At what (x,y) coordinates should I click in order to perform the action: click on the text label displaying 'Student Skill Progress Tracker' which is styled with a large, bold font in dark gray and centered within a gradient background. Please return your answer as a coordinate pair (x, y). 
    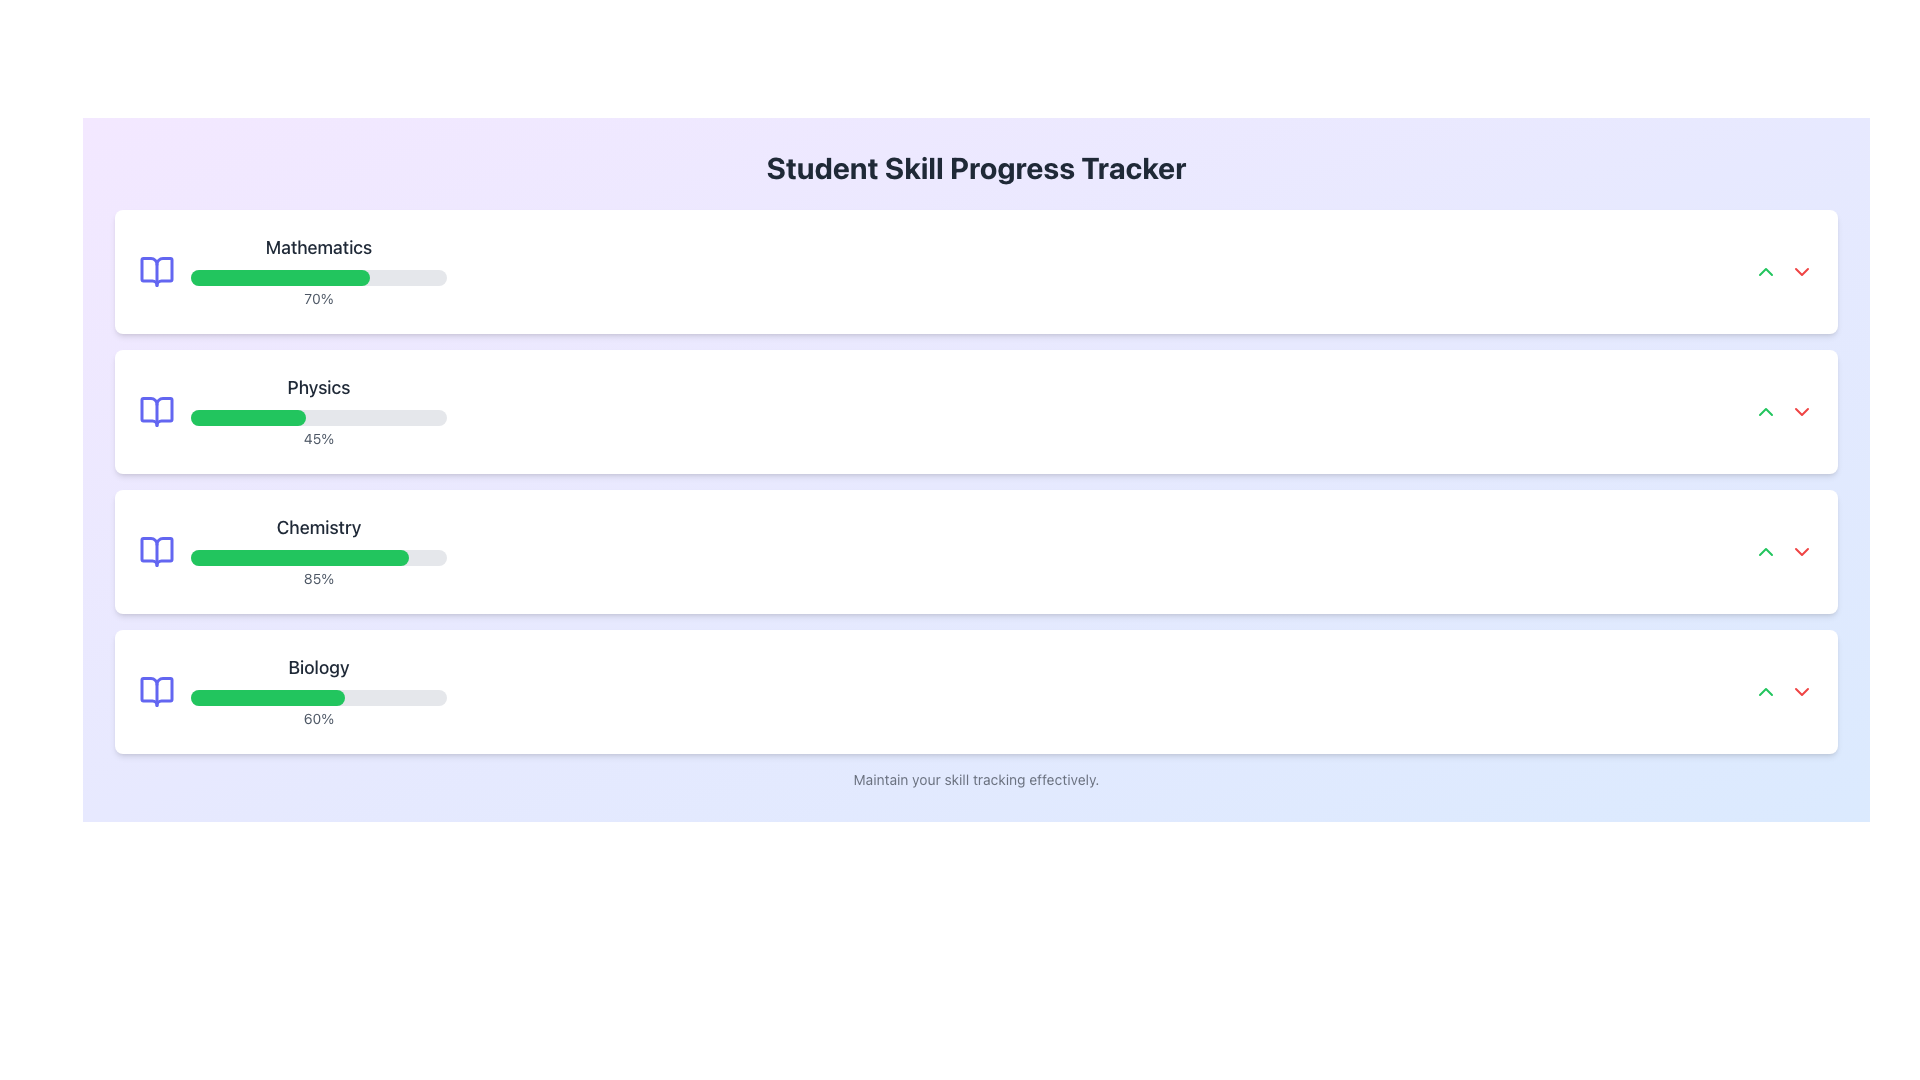
    Looking at the image, I should click on (976, 167).